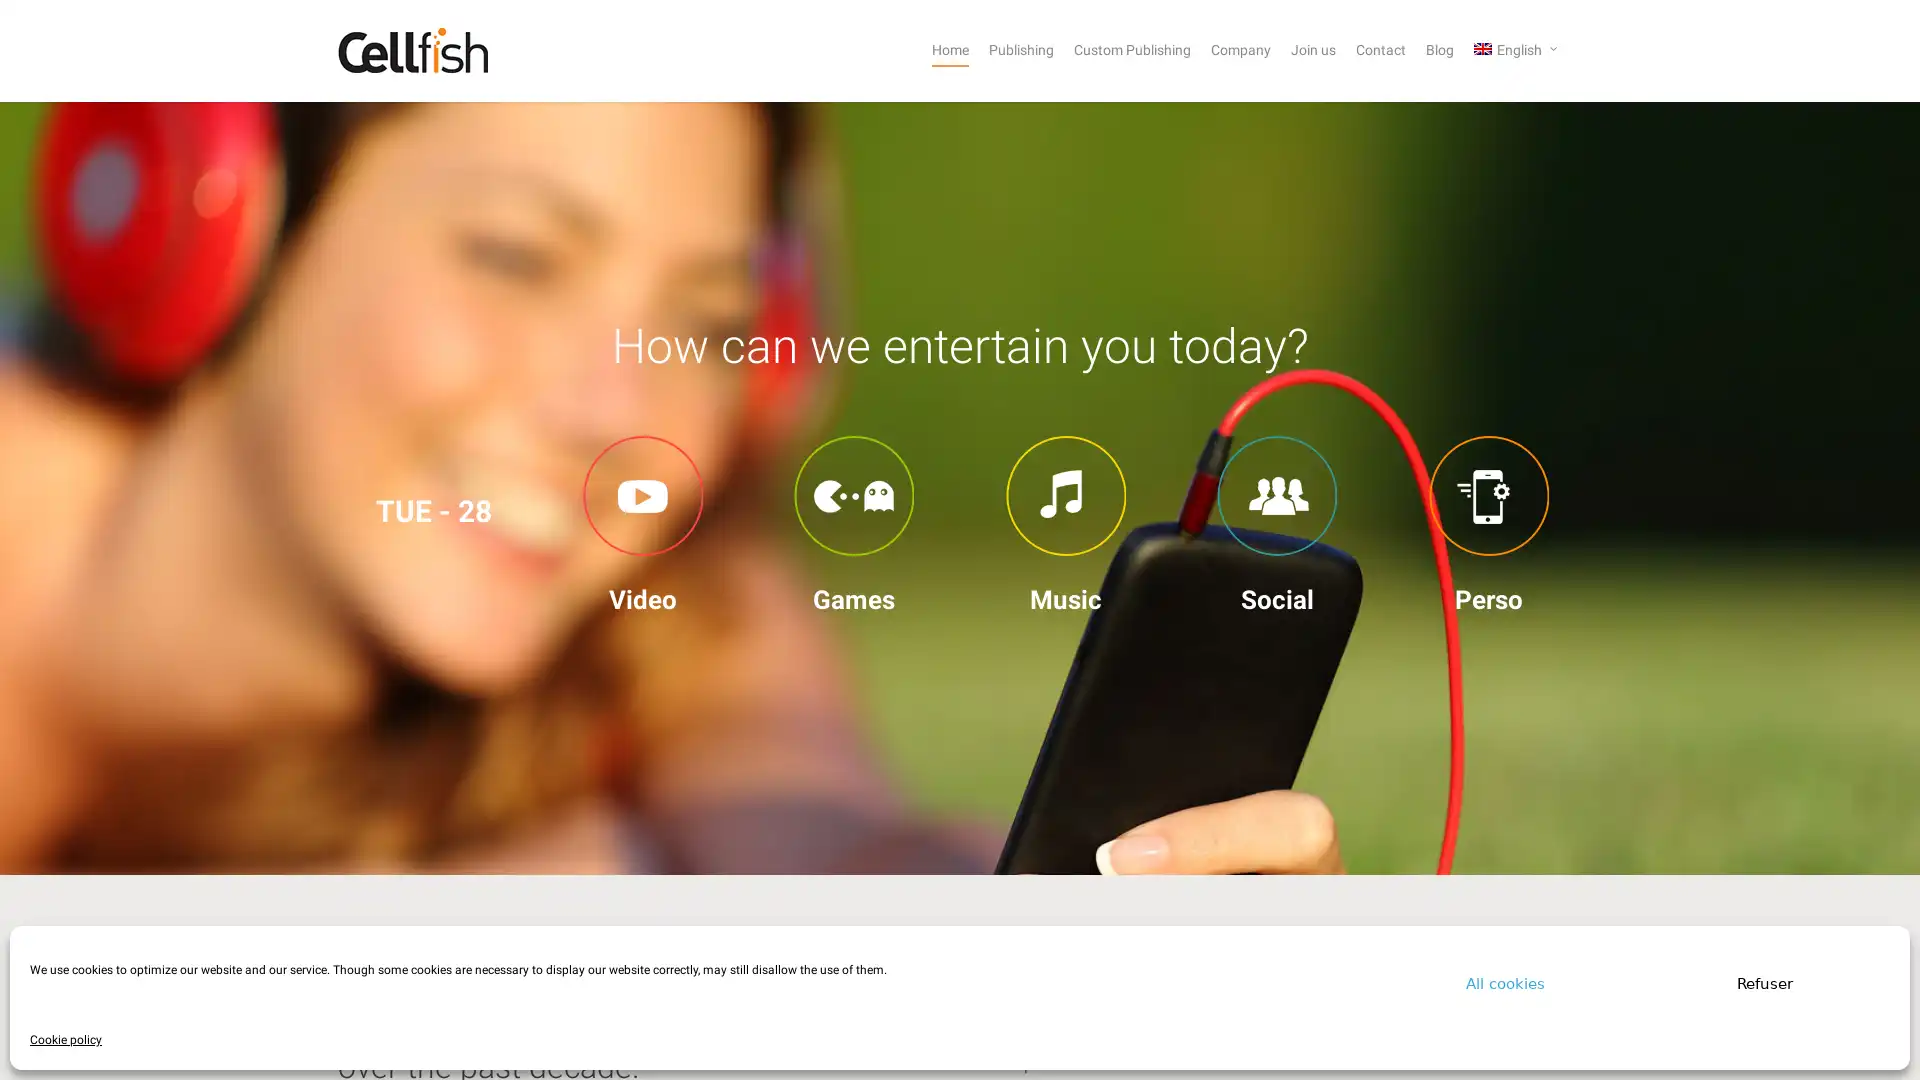 This screenshot has height=1080, width=1920. Describe the element at coordinates (1505, 982) in the screenshot. I see `All cookies` at that location.